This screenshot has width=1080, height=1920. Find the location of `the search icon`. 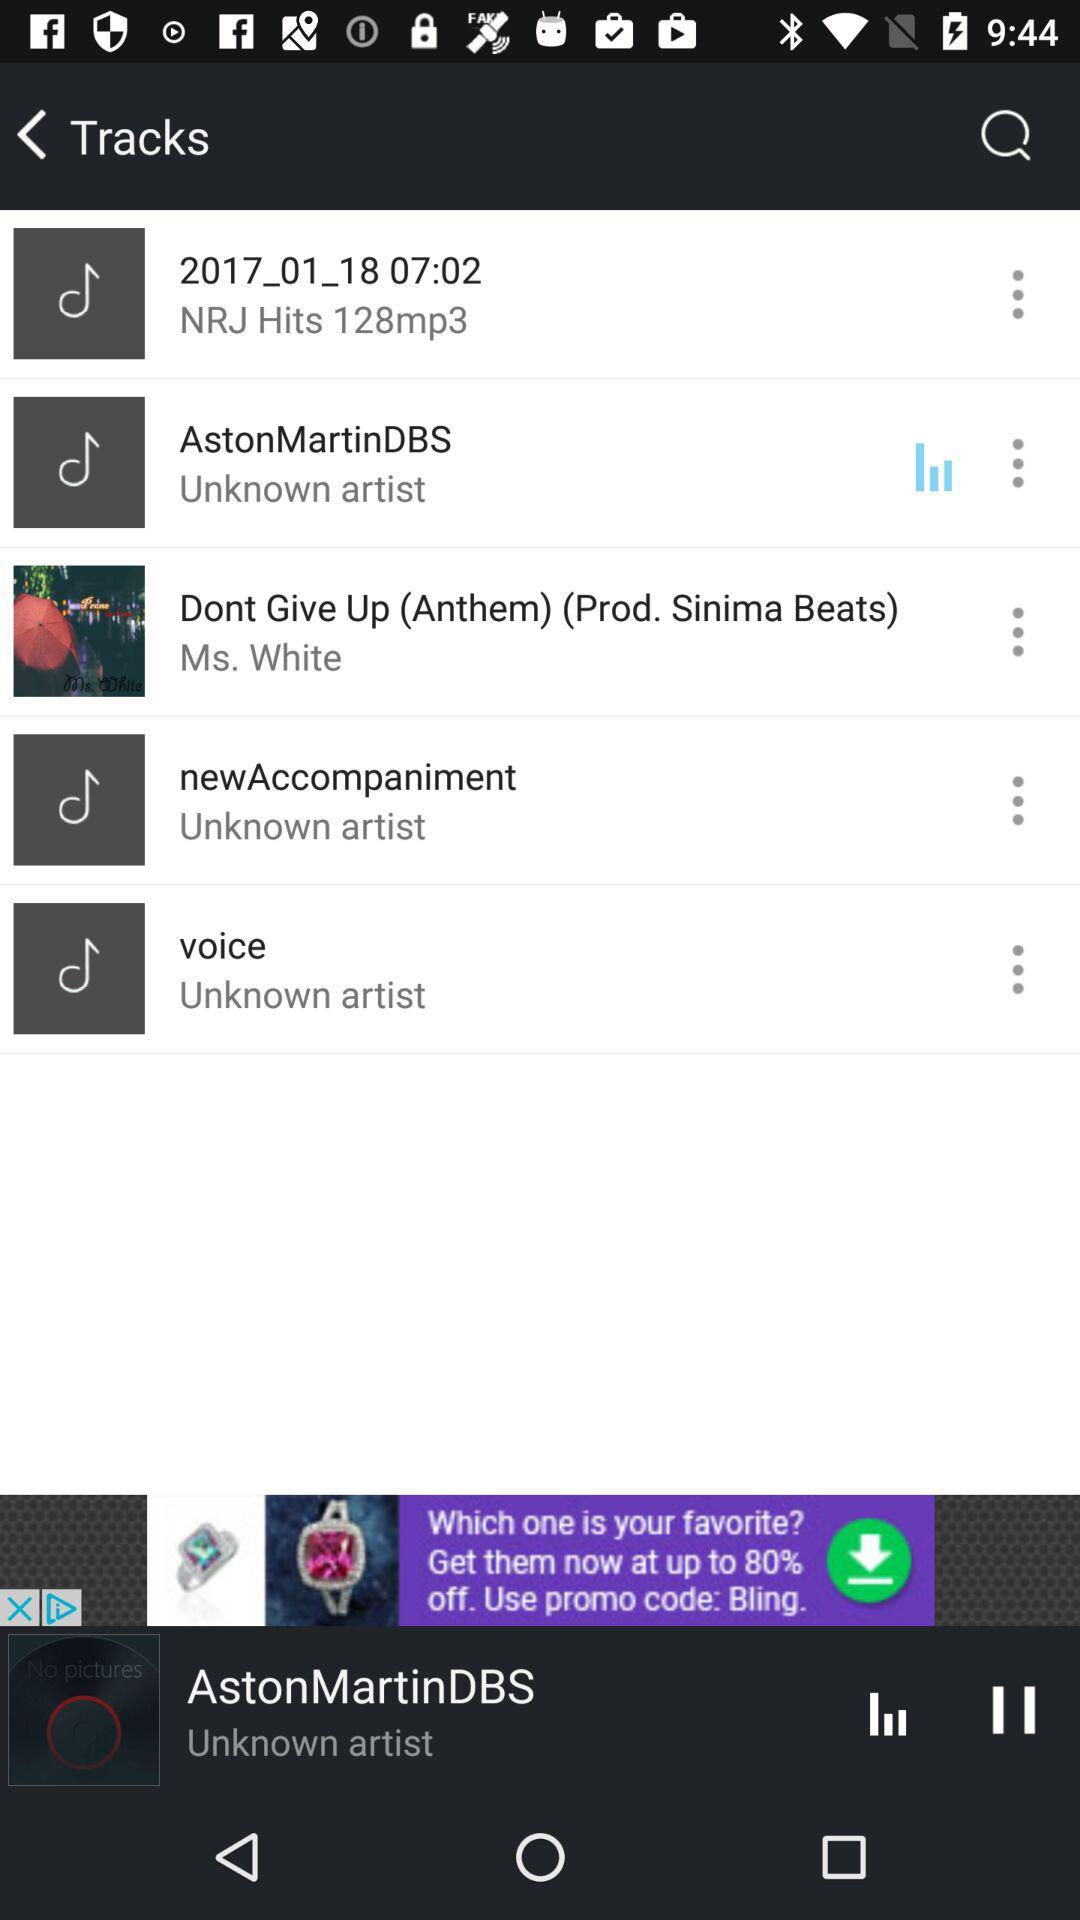

the search icon is located at coordinates (1006, 135).